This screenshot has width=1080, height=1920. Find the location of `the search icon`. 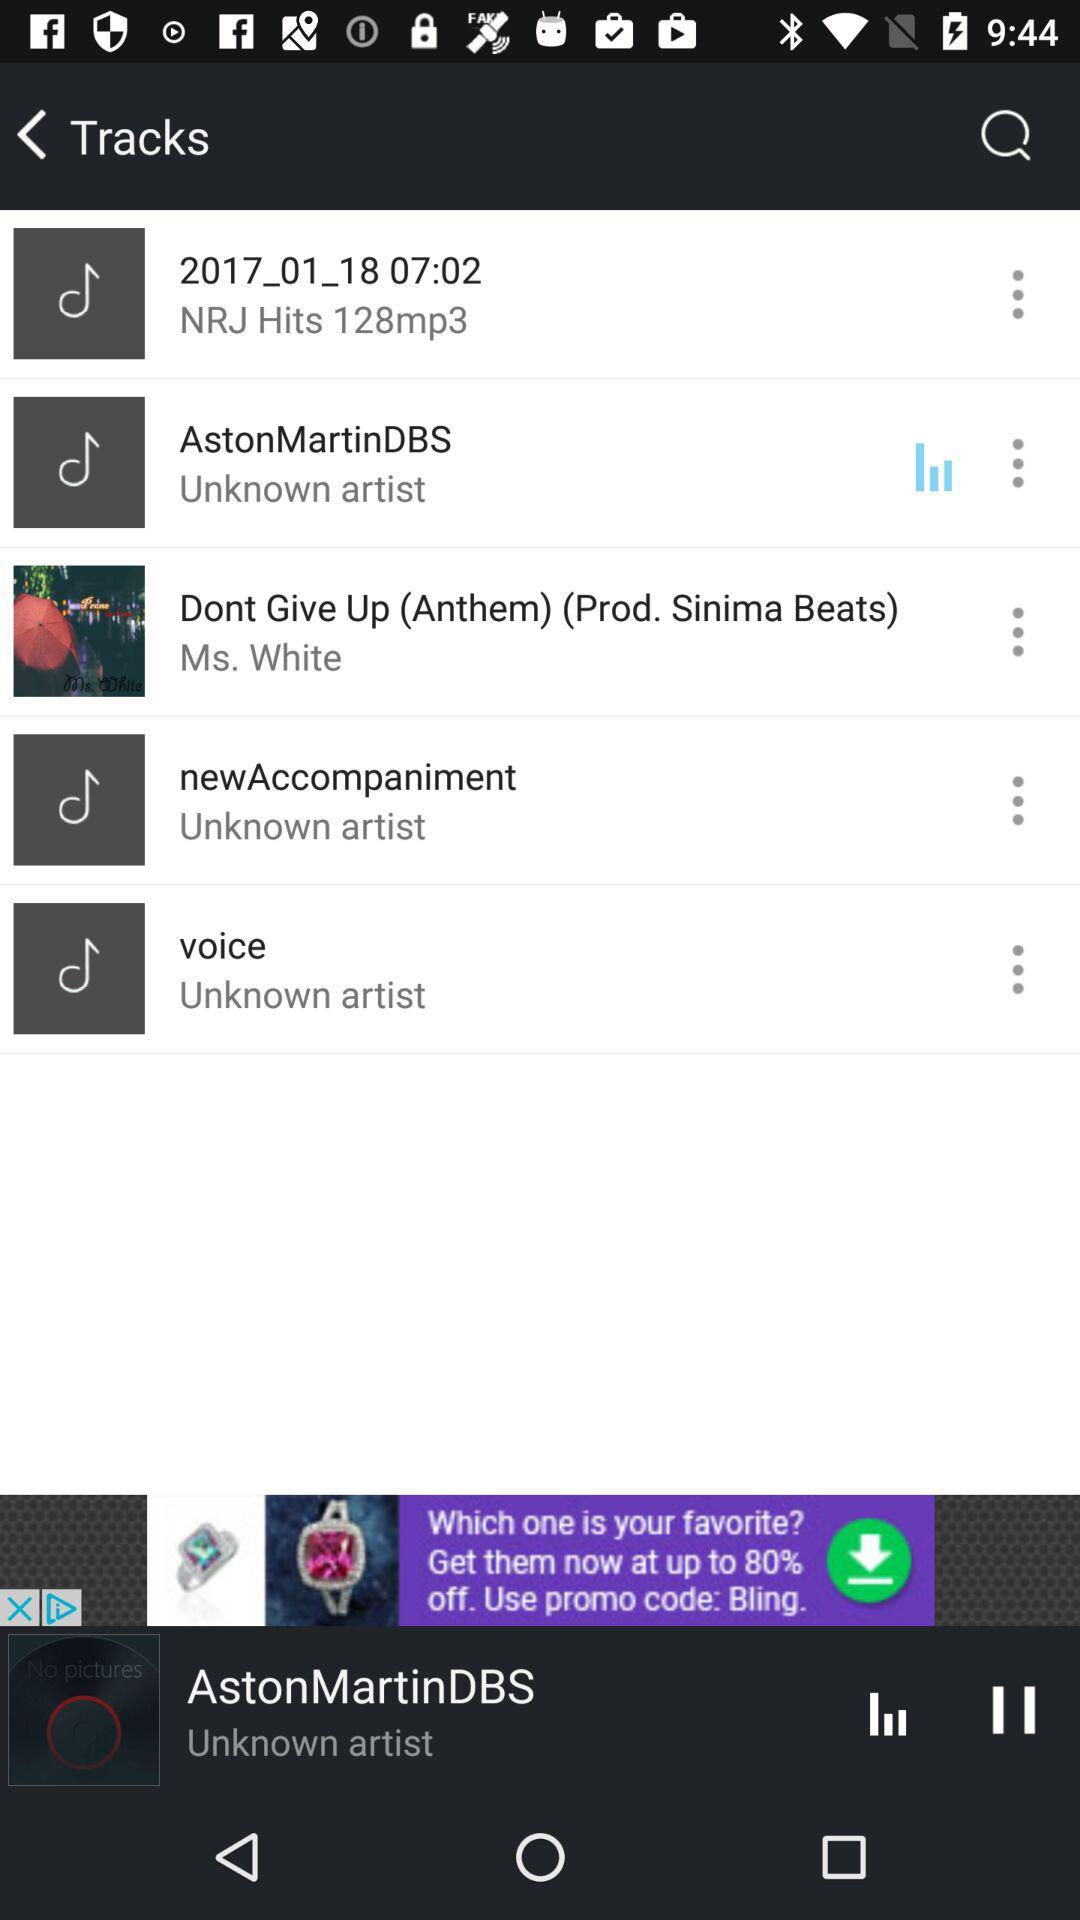

the search icon is located at coordinates (1006, 135).